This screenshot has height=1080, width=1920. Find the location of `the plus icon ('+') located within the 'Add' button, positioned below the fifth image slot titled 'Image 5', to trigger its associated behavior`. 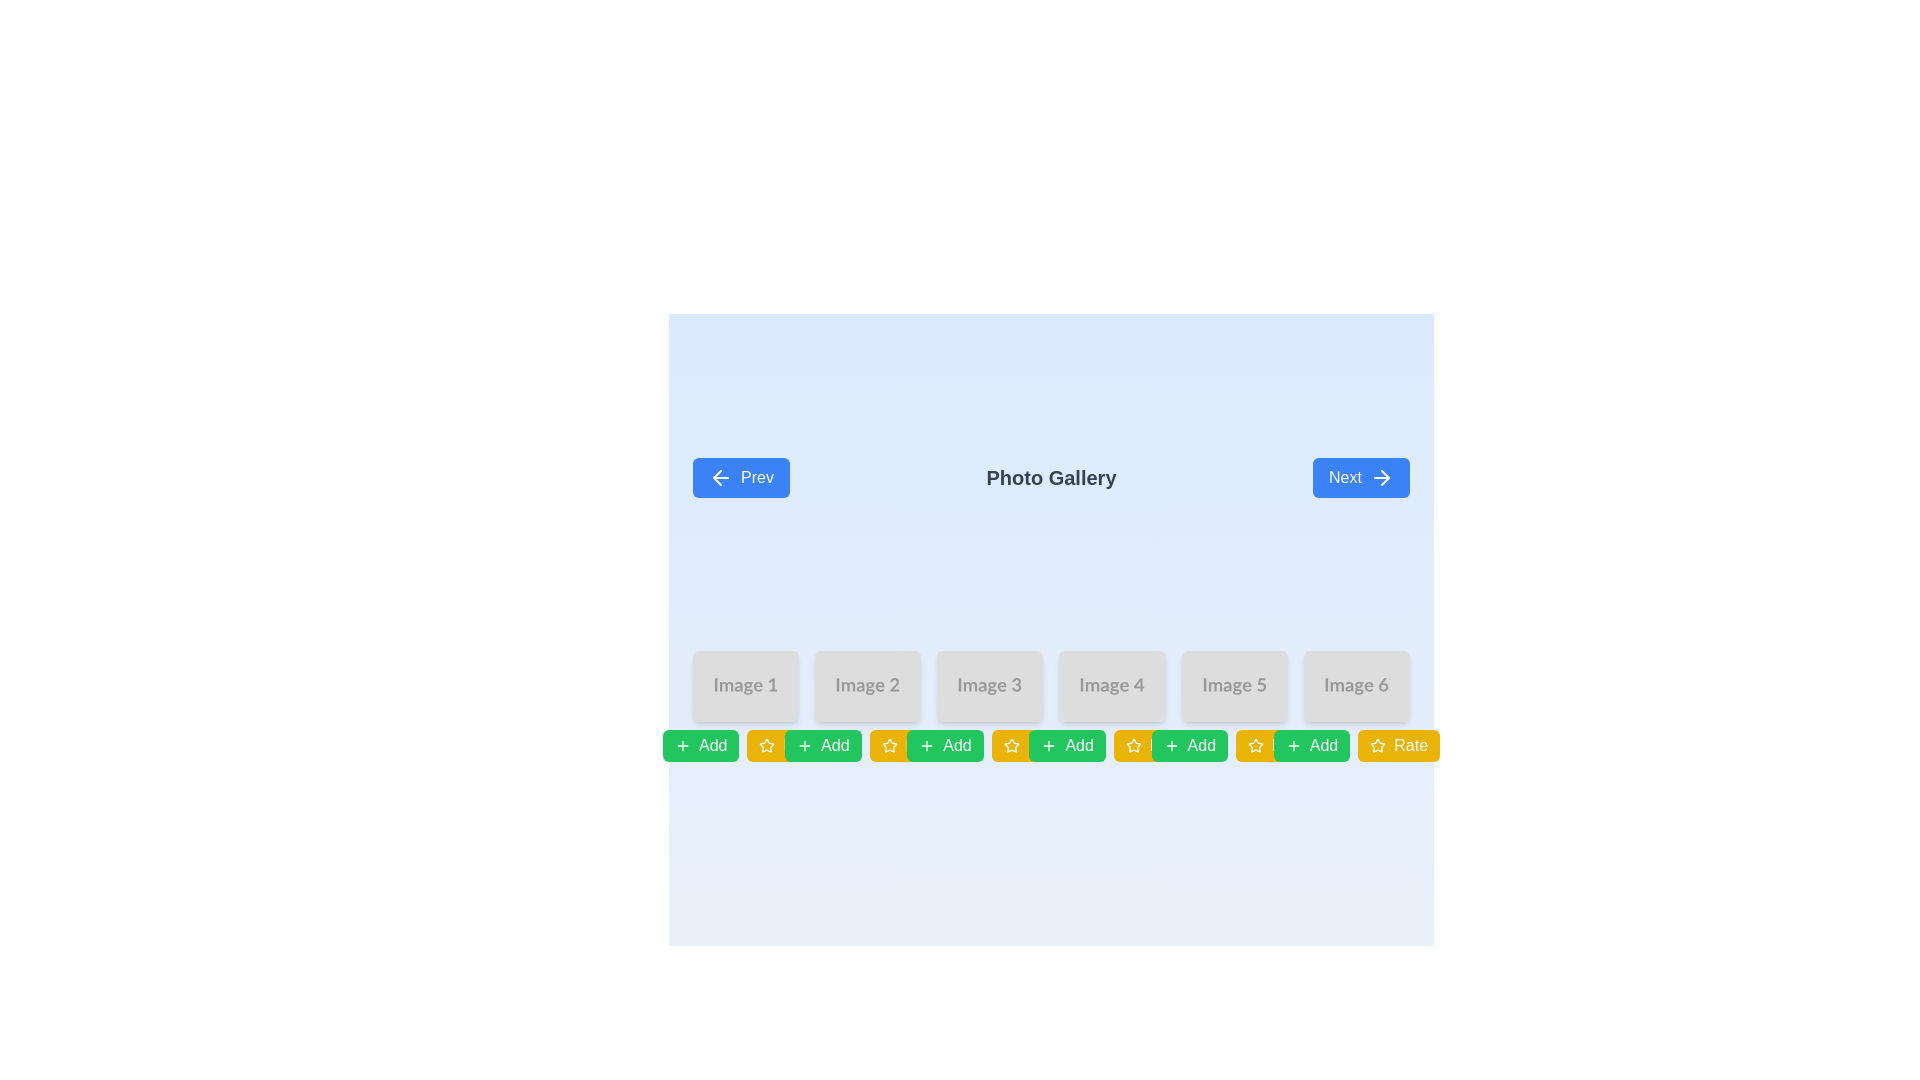

the plus icon ('+') located within the 'Add' button, positioned below the fifth image slot titled 'Image 5', to trigger its associated behavior is located at coordinates (1171, 745).